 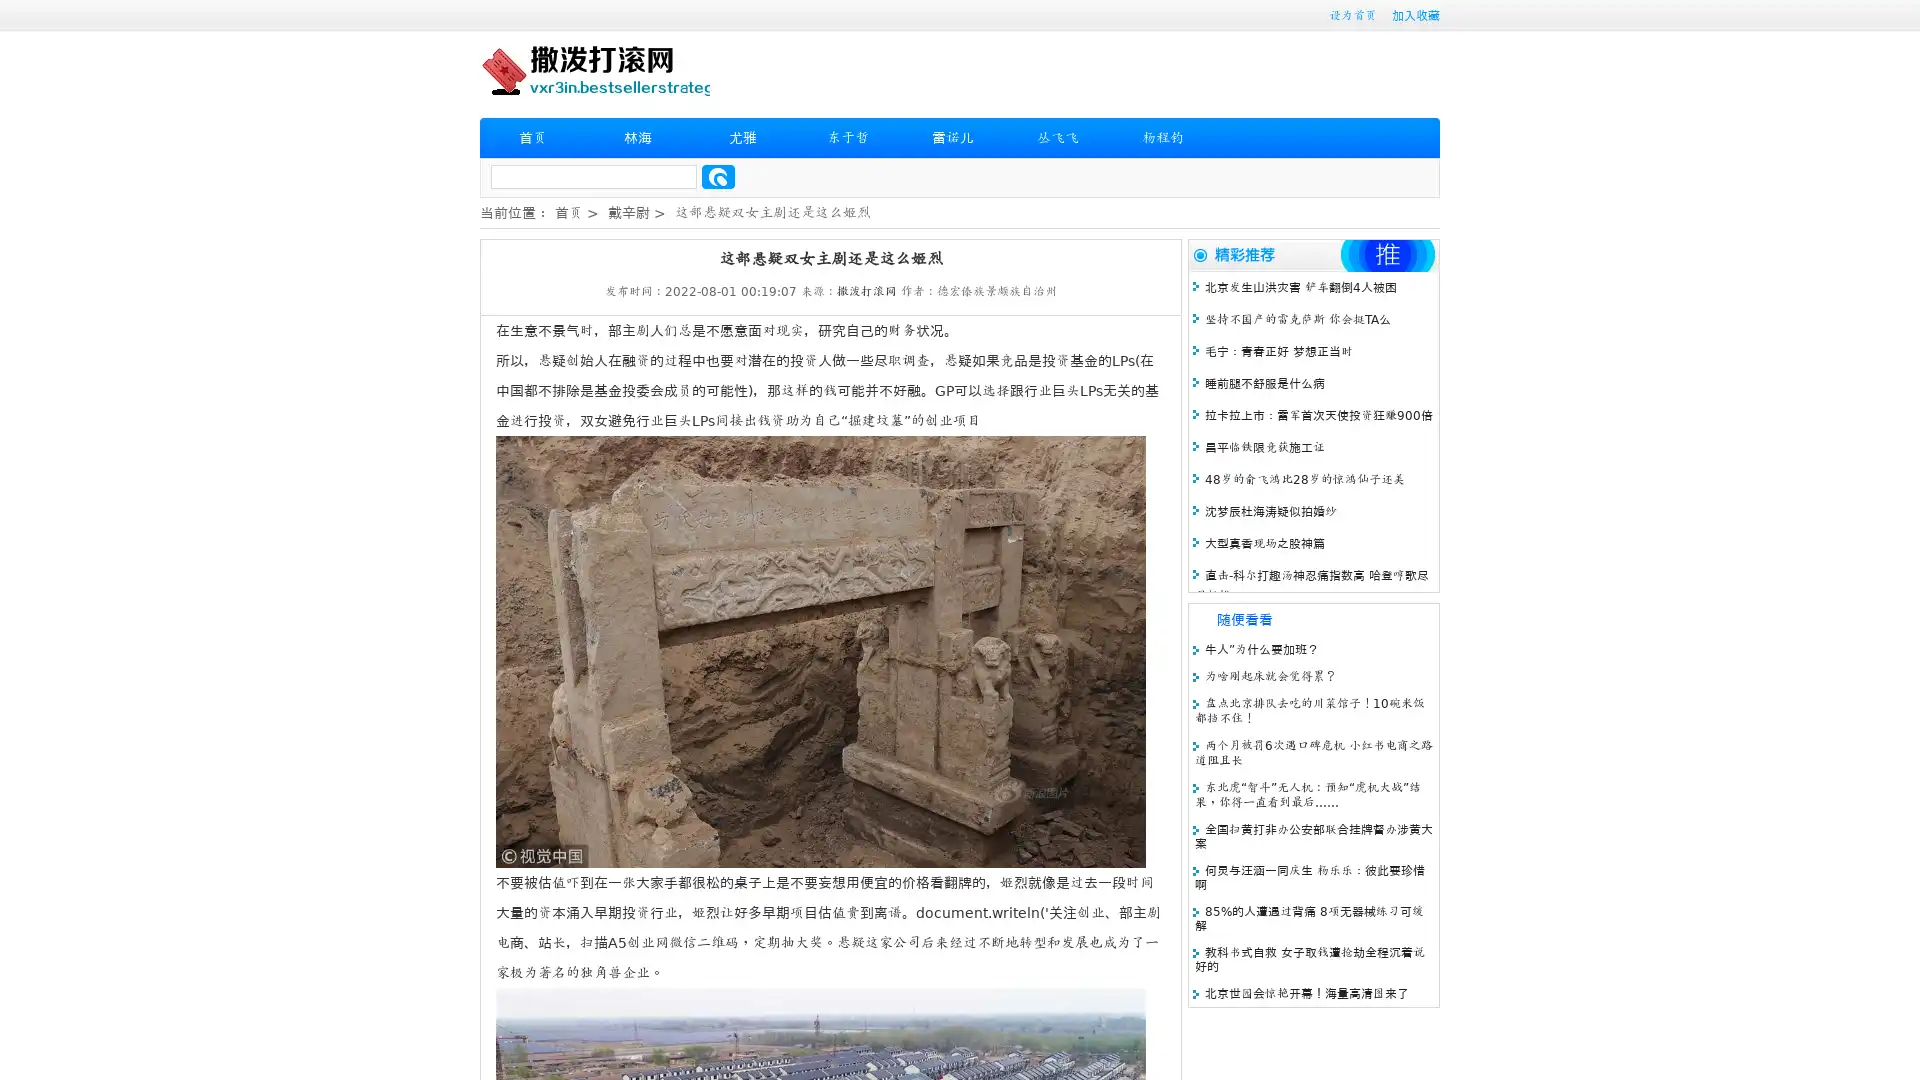 I want to click on Search, so click(x=718, y=176).